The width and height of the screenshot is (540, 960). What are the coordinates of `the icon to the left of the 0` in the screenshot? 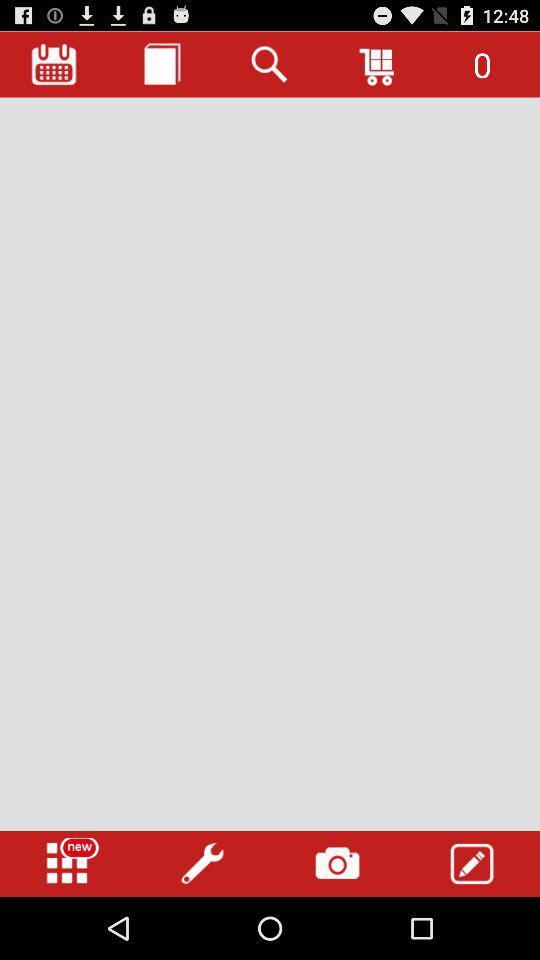 It's located at (378, 64).